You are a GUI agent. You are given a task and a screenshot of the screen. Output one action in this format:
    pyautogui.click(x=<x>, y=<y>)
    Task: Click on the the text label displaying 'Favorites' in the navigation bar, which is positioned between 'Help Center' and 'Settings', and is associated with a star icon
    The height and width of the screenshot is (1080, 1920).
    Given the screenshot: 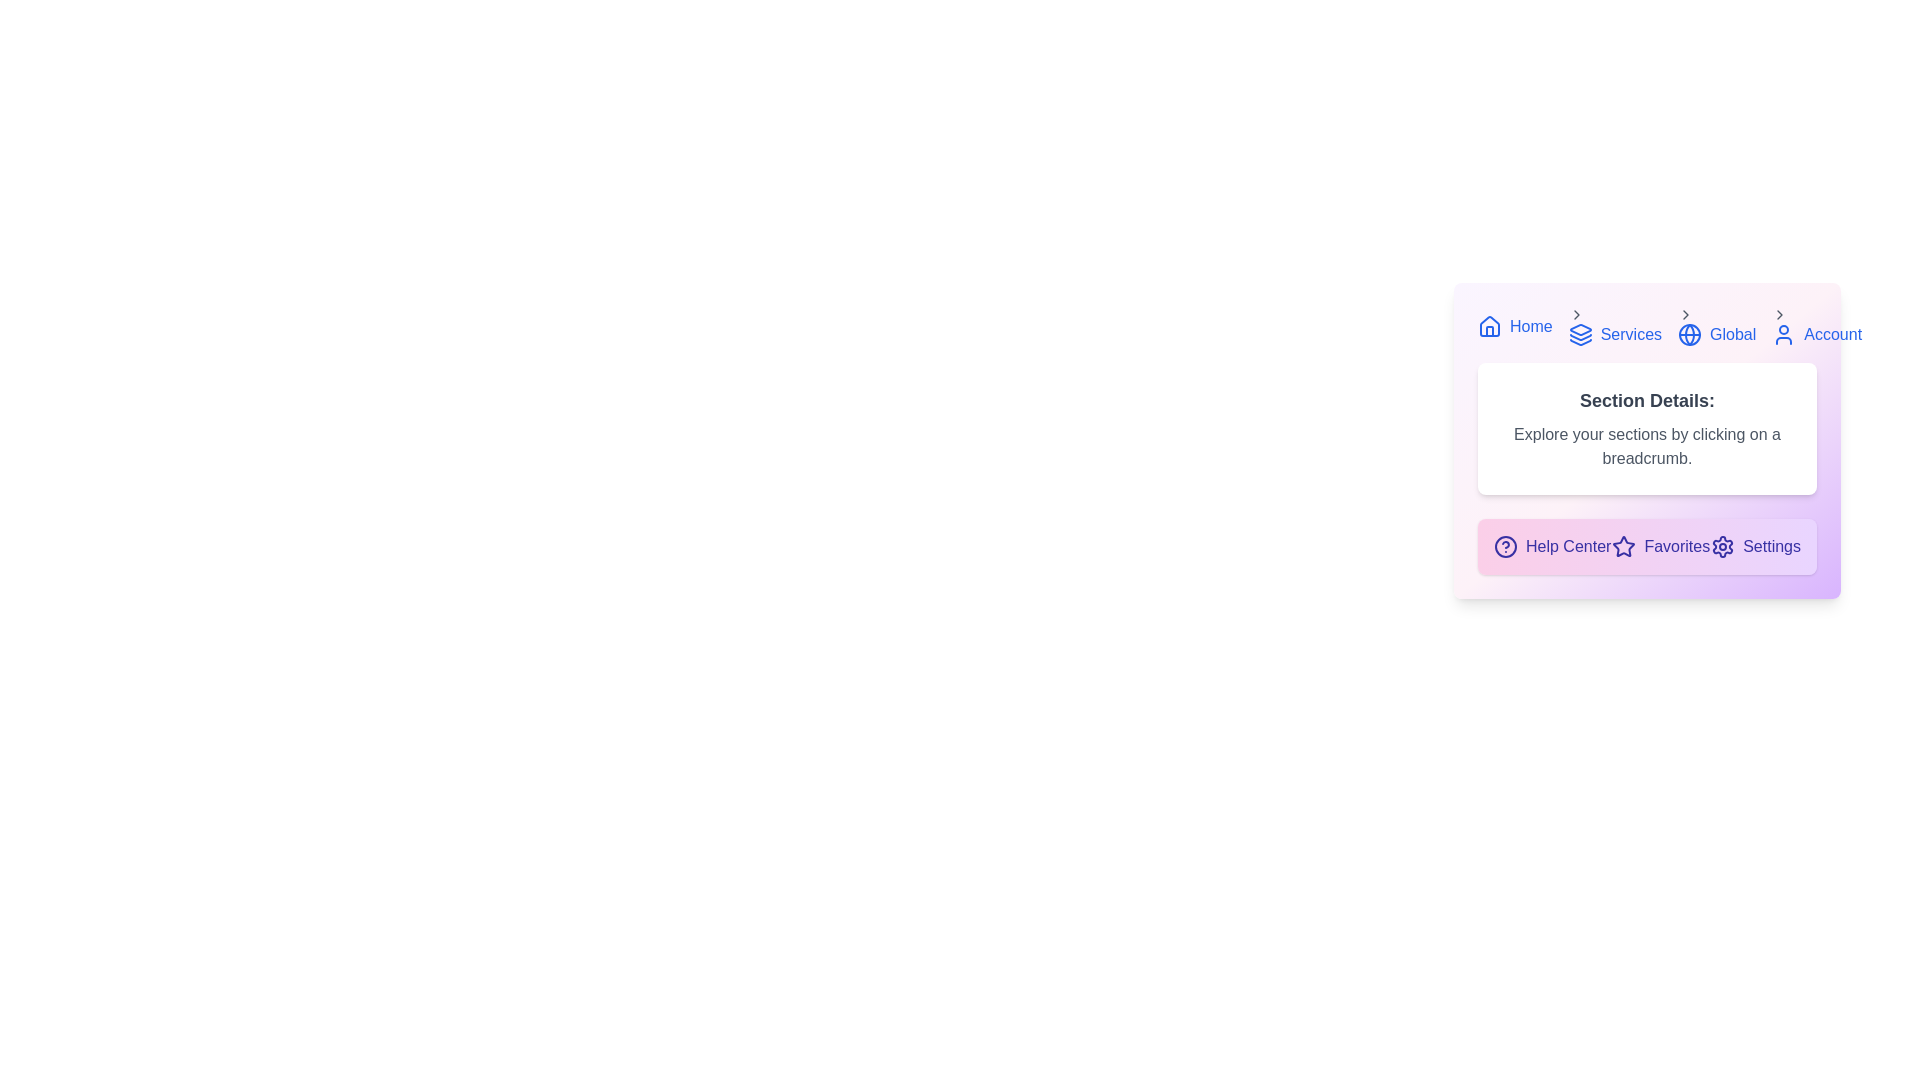 What is the action you would take?
    pyautogui.click(x=1677, y=547)
    